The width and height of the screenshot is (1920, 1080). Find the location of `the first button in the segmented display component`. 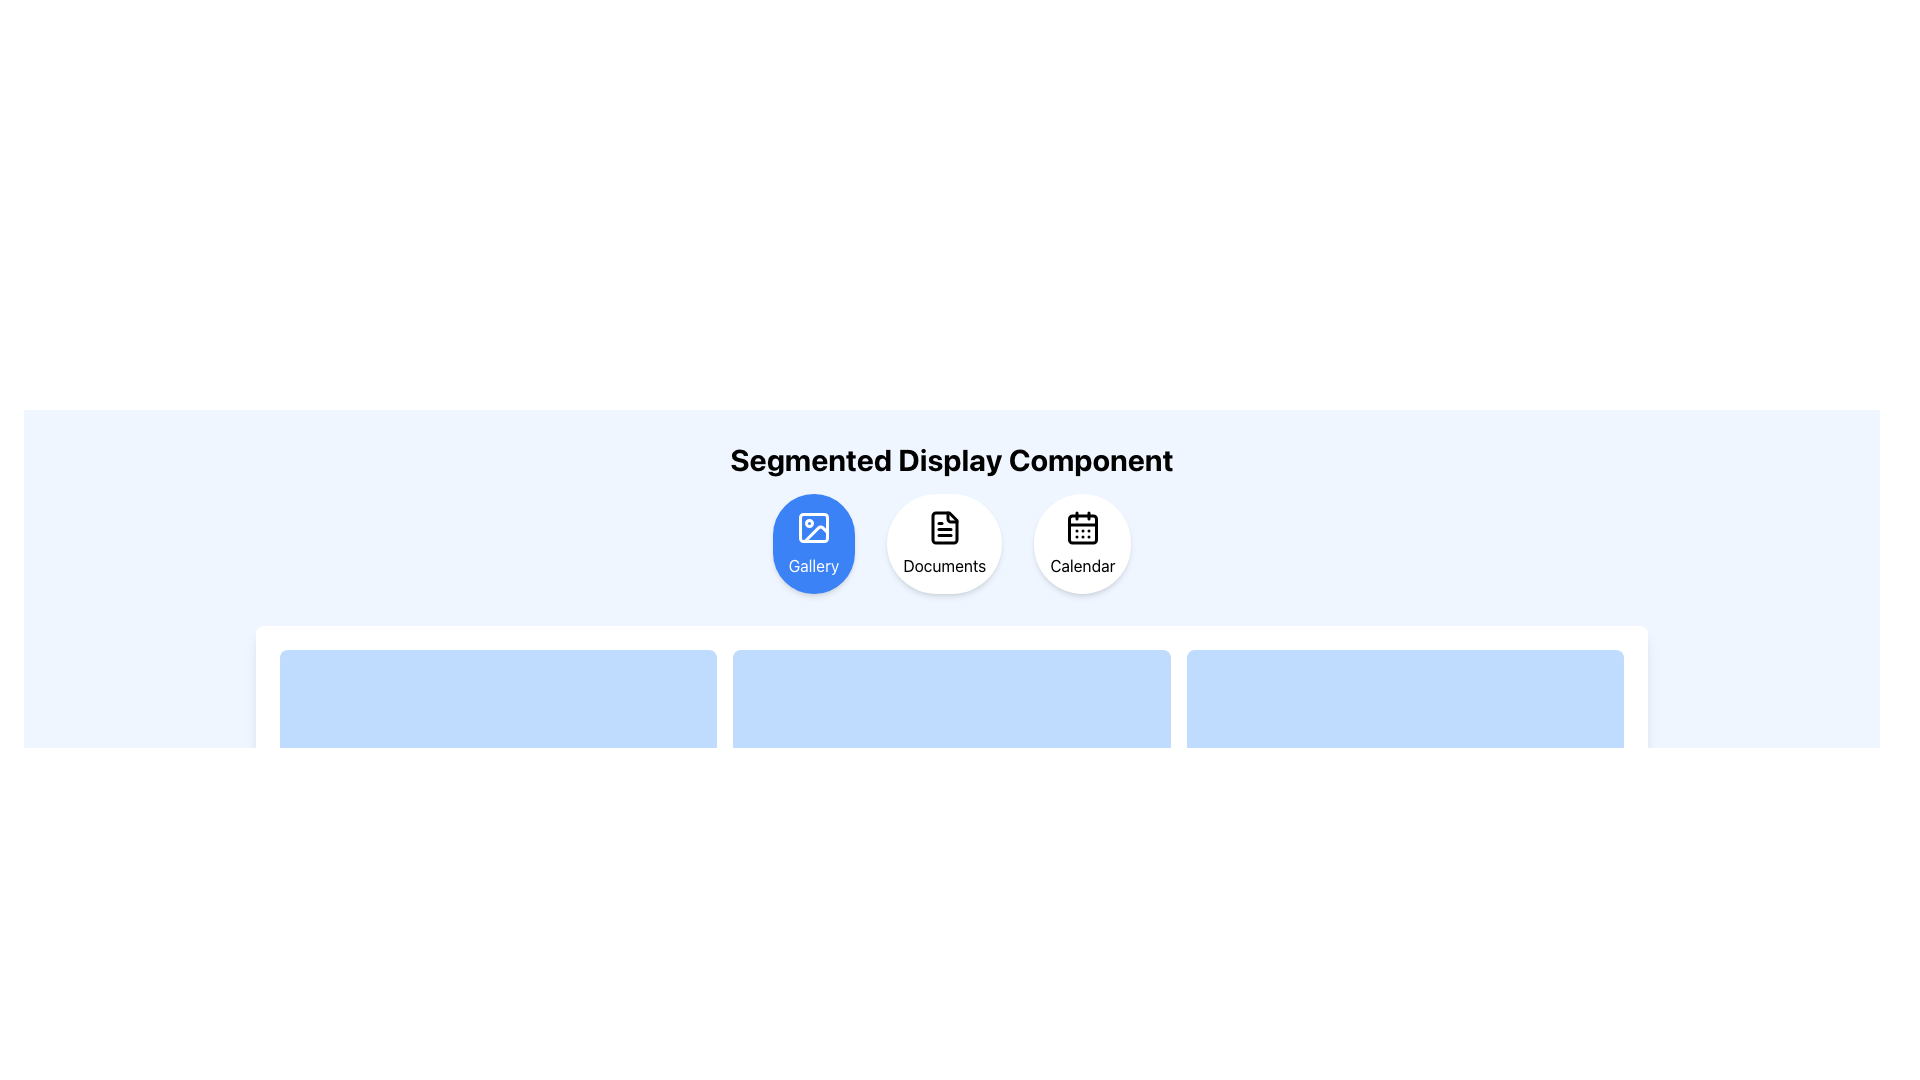

the first button in the segmented display component is located at coordinates (813, 543).